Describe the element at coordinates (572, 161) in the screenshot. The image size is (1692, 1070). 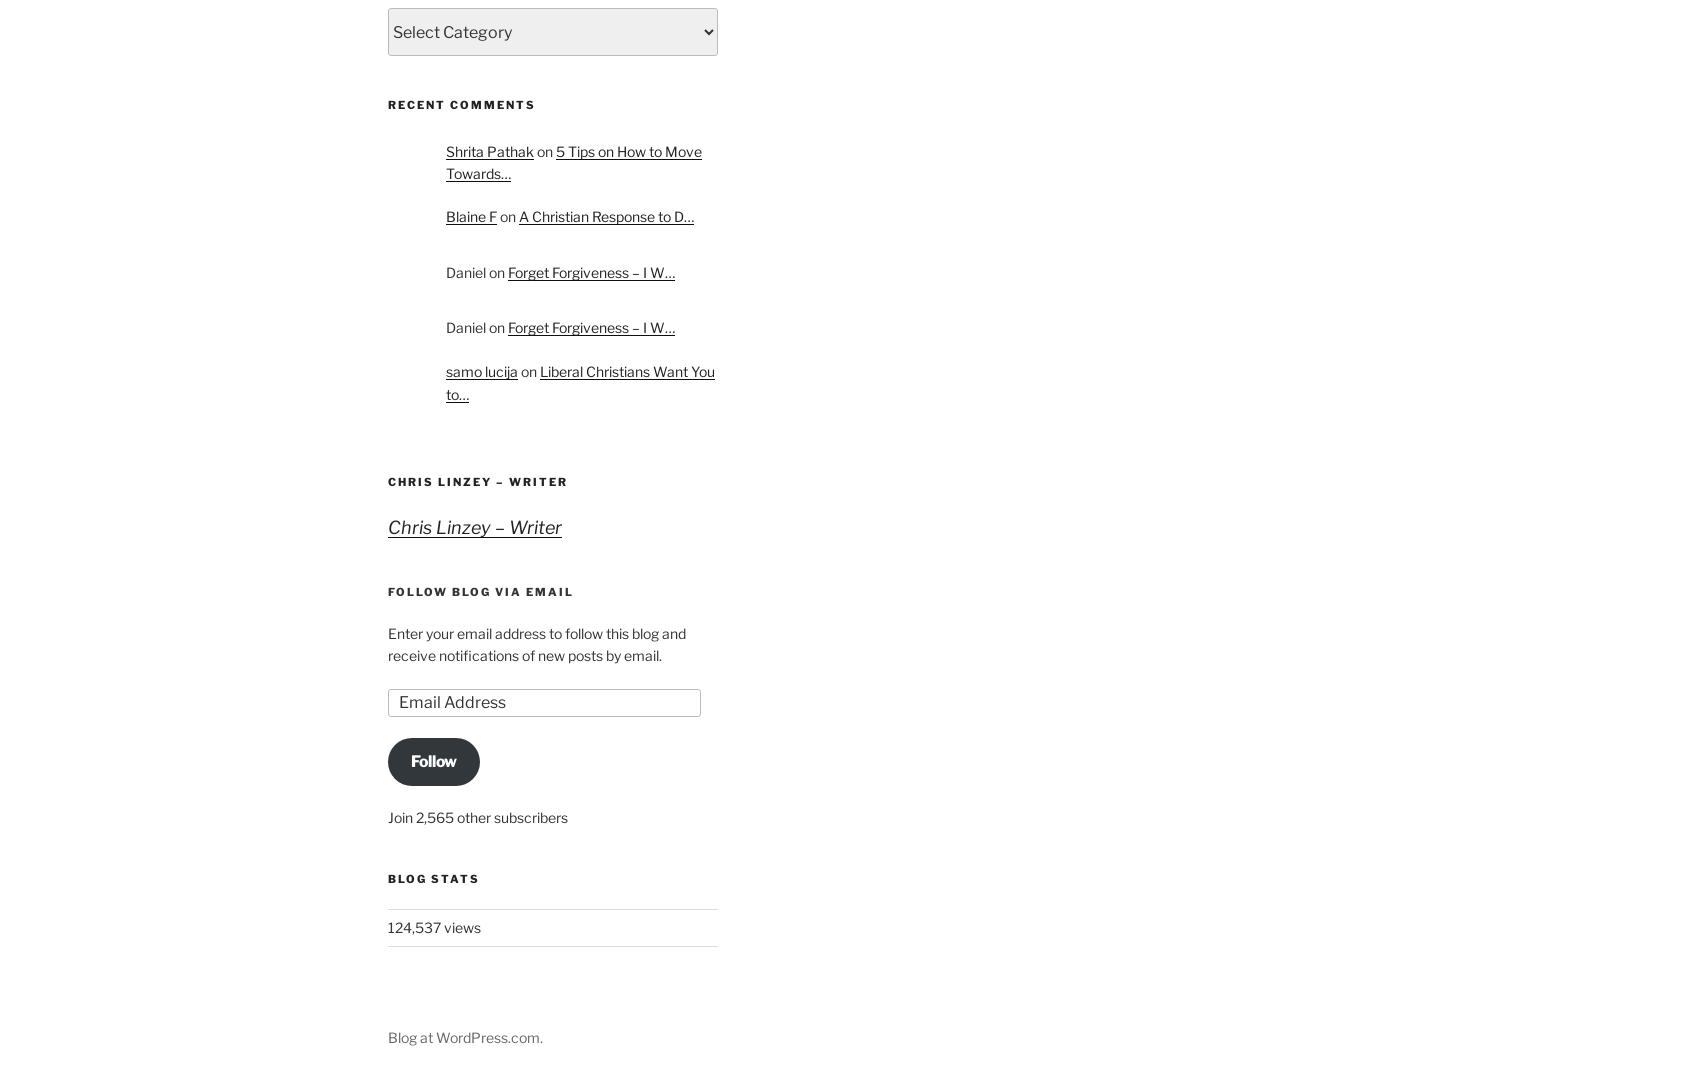
I see `'5 Tips on How to Move Towards…'` at that location.